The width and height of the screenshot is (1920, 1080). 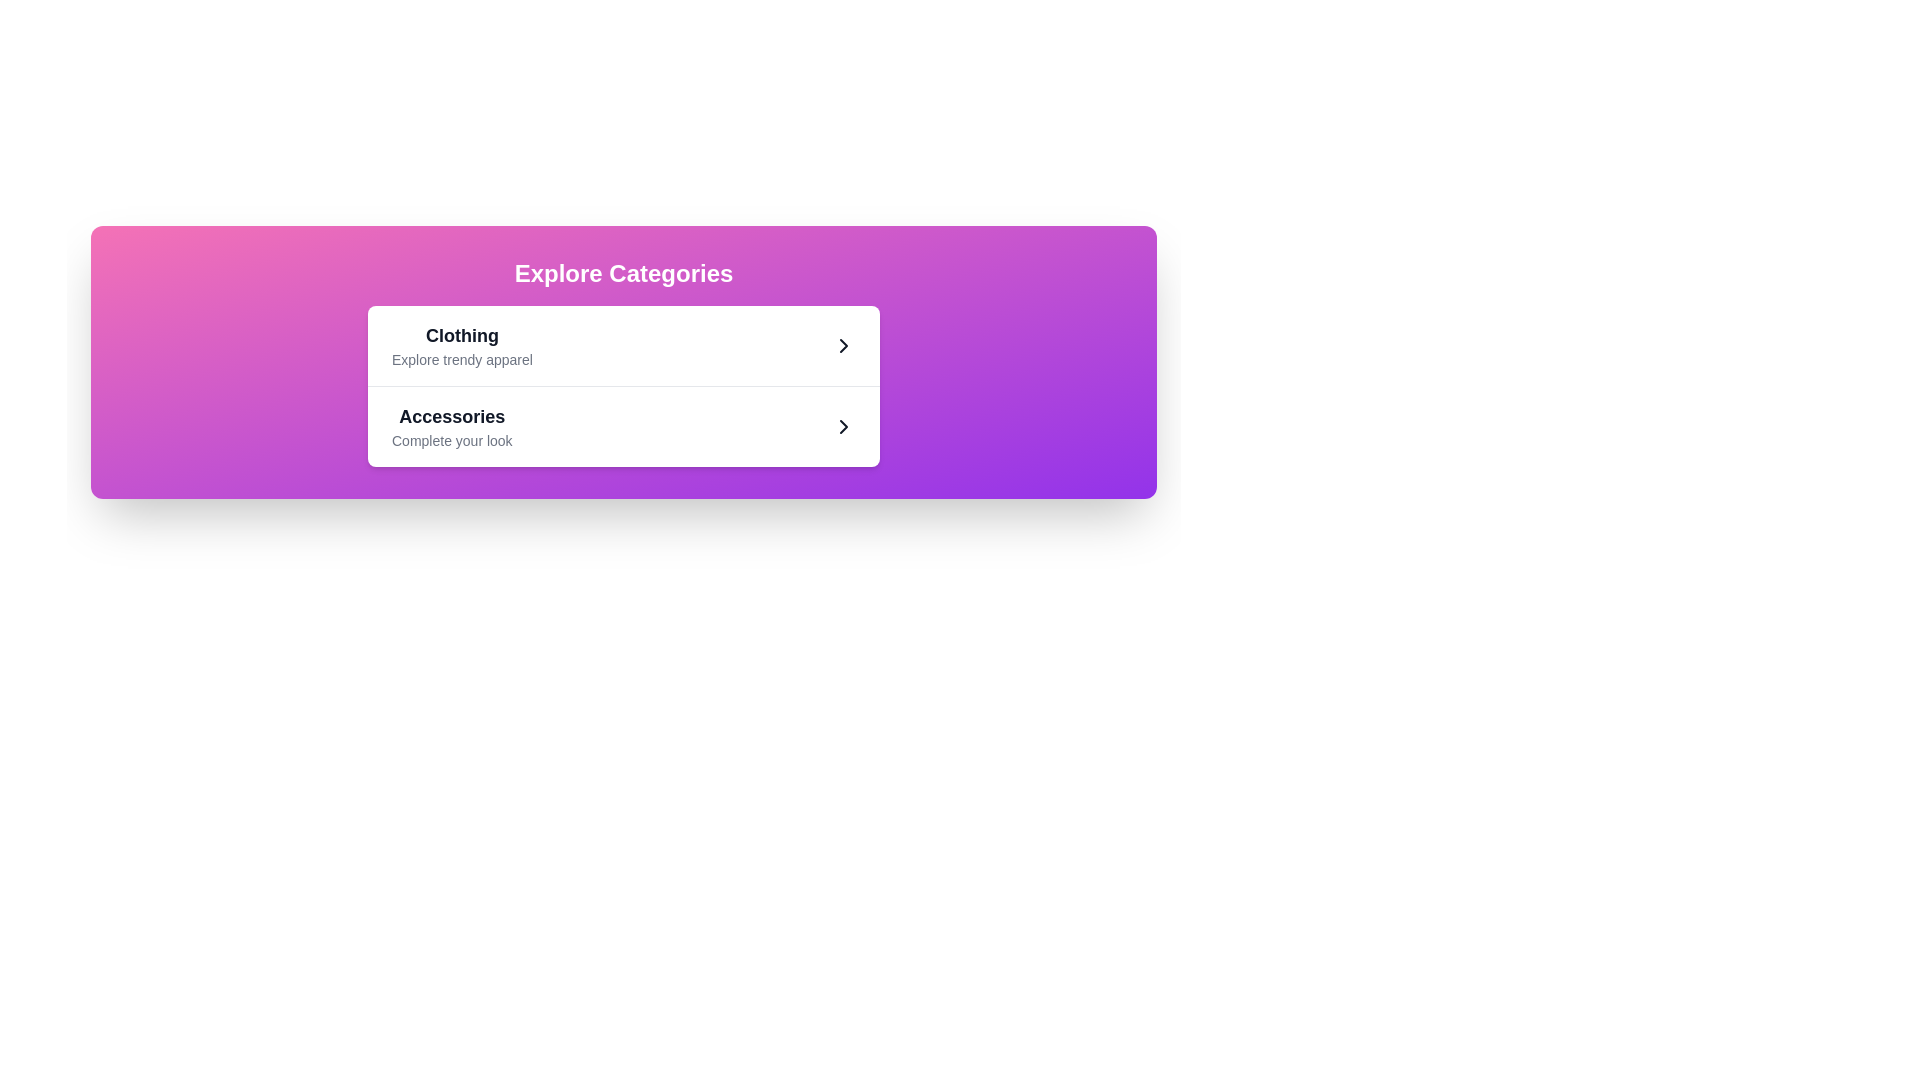 I want to click on the static text element containing the phrase 'Explore trendy apparel', which is styled in light gray and positioned below the title 'Clothing', so click(x=461, y=358).